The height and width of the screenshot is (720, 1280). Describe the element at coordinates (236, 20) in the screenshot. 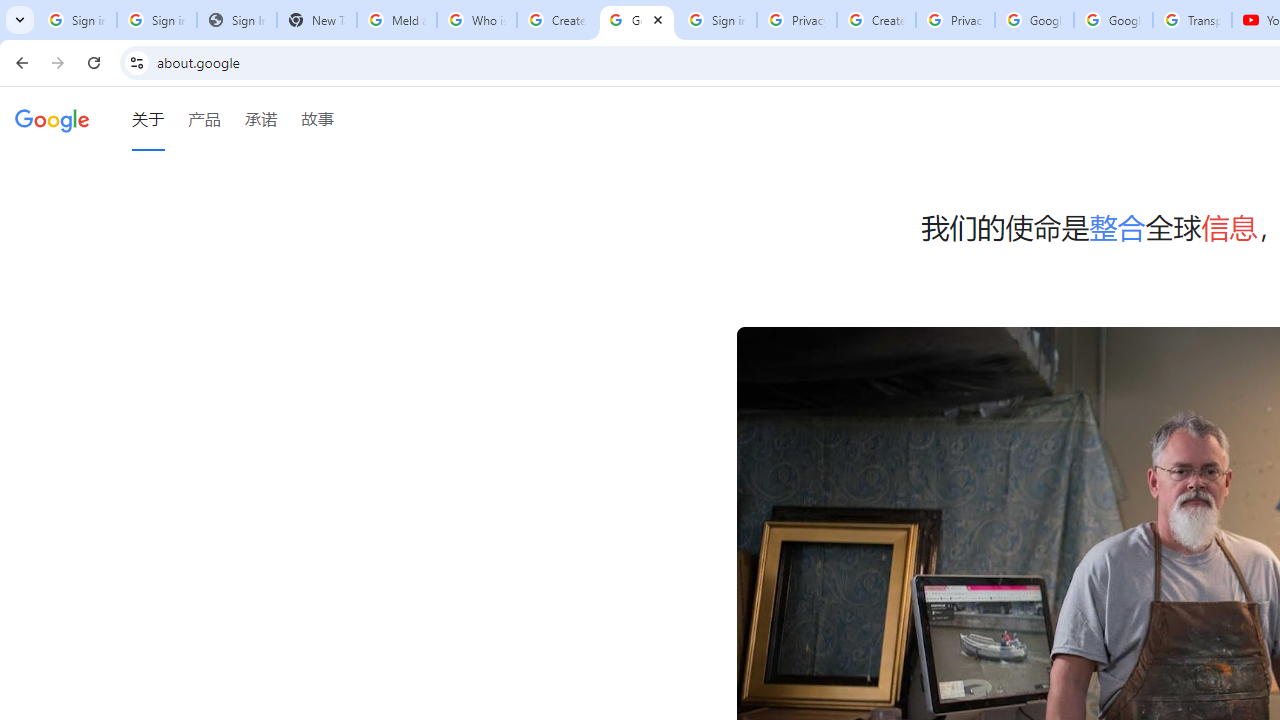

I see `'Sign In - USA TODAY'` at that location.